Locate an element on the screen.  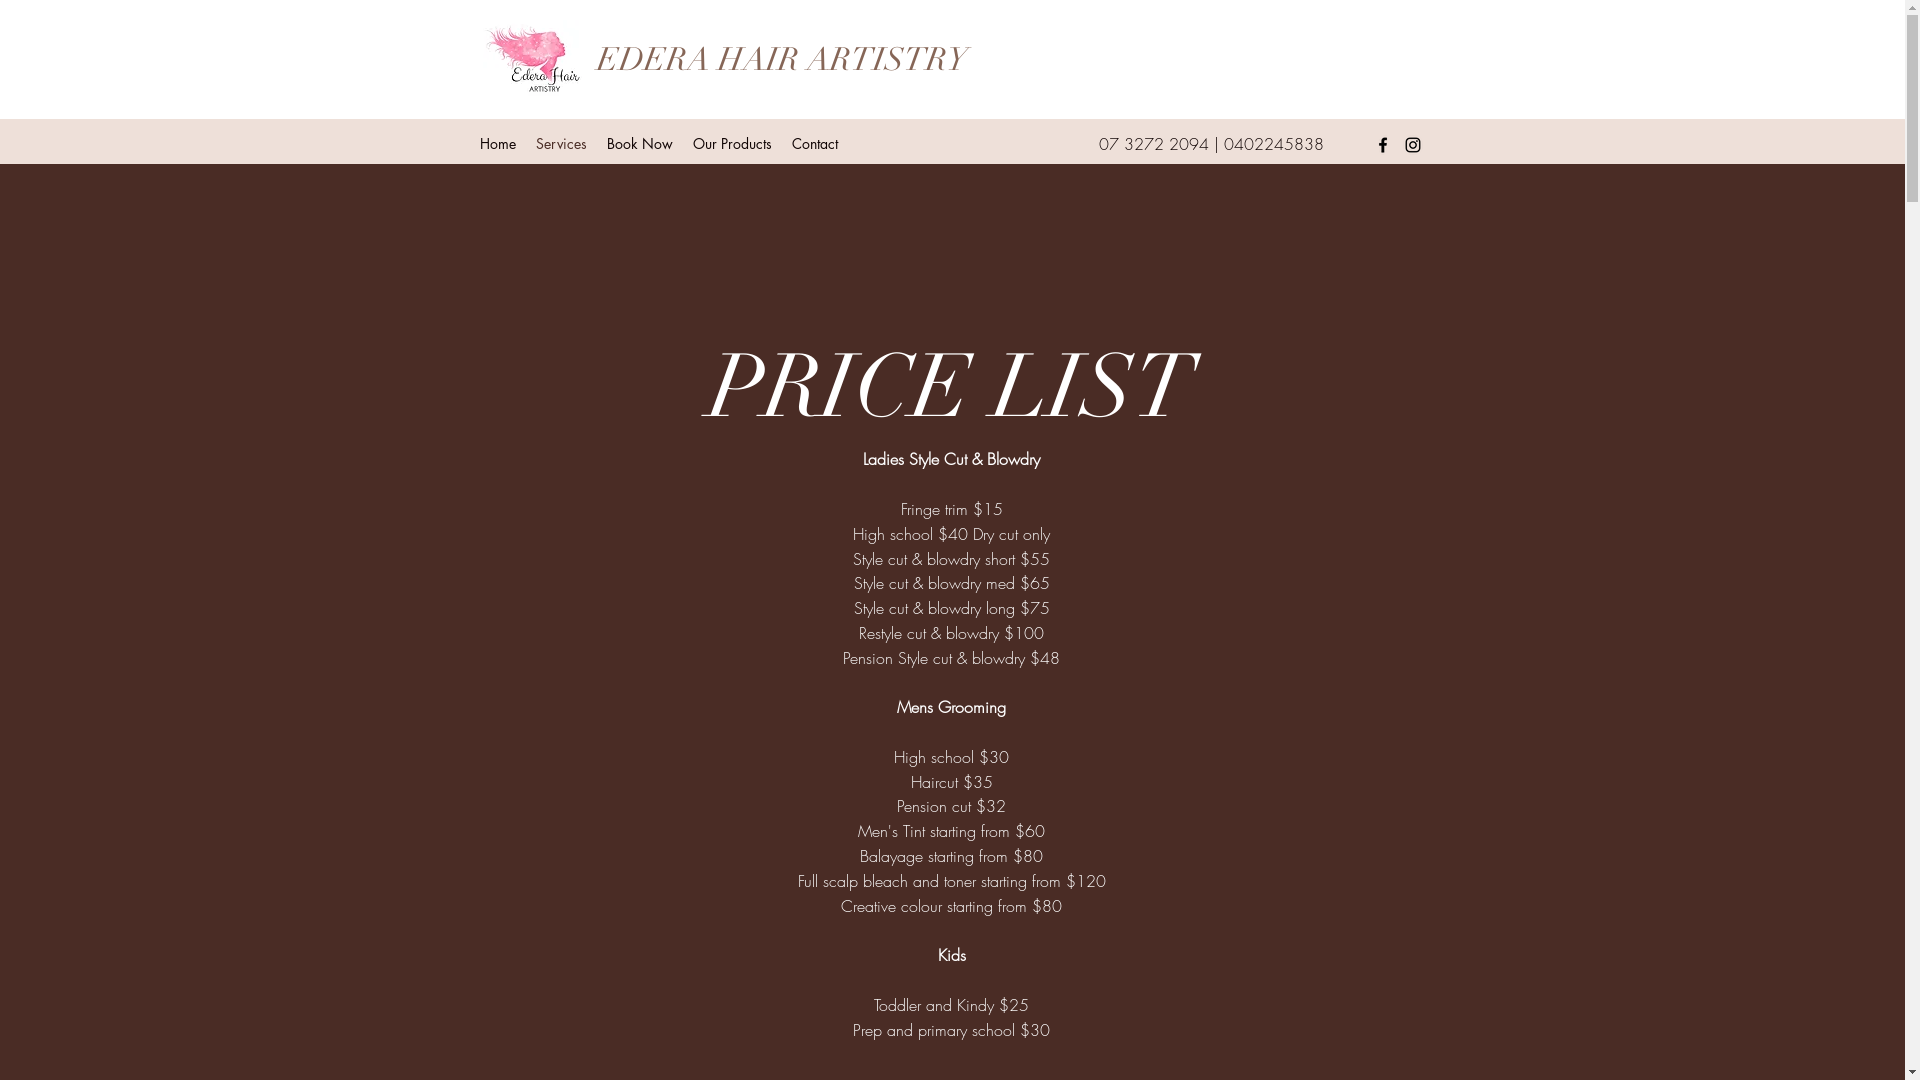
'Home' is located at coordinates (498, 142).